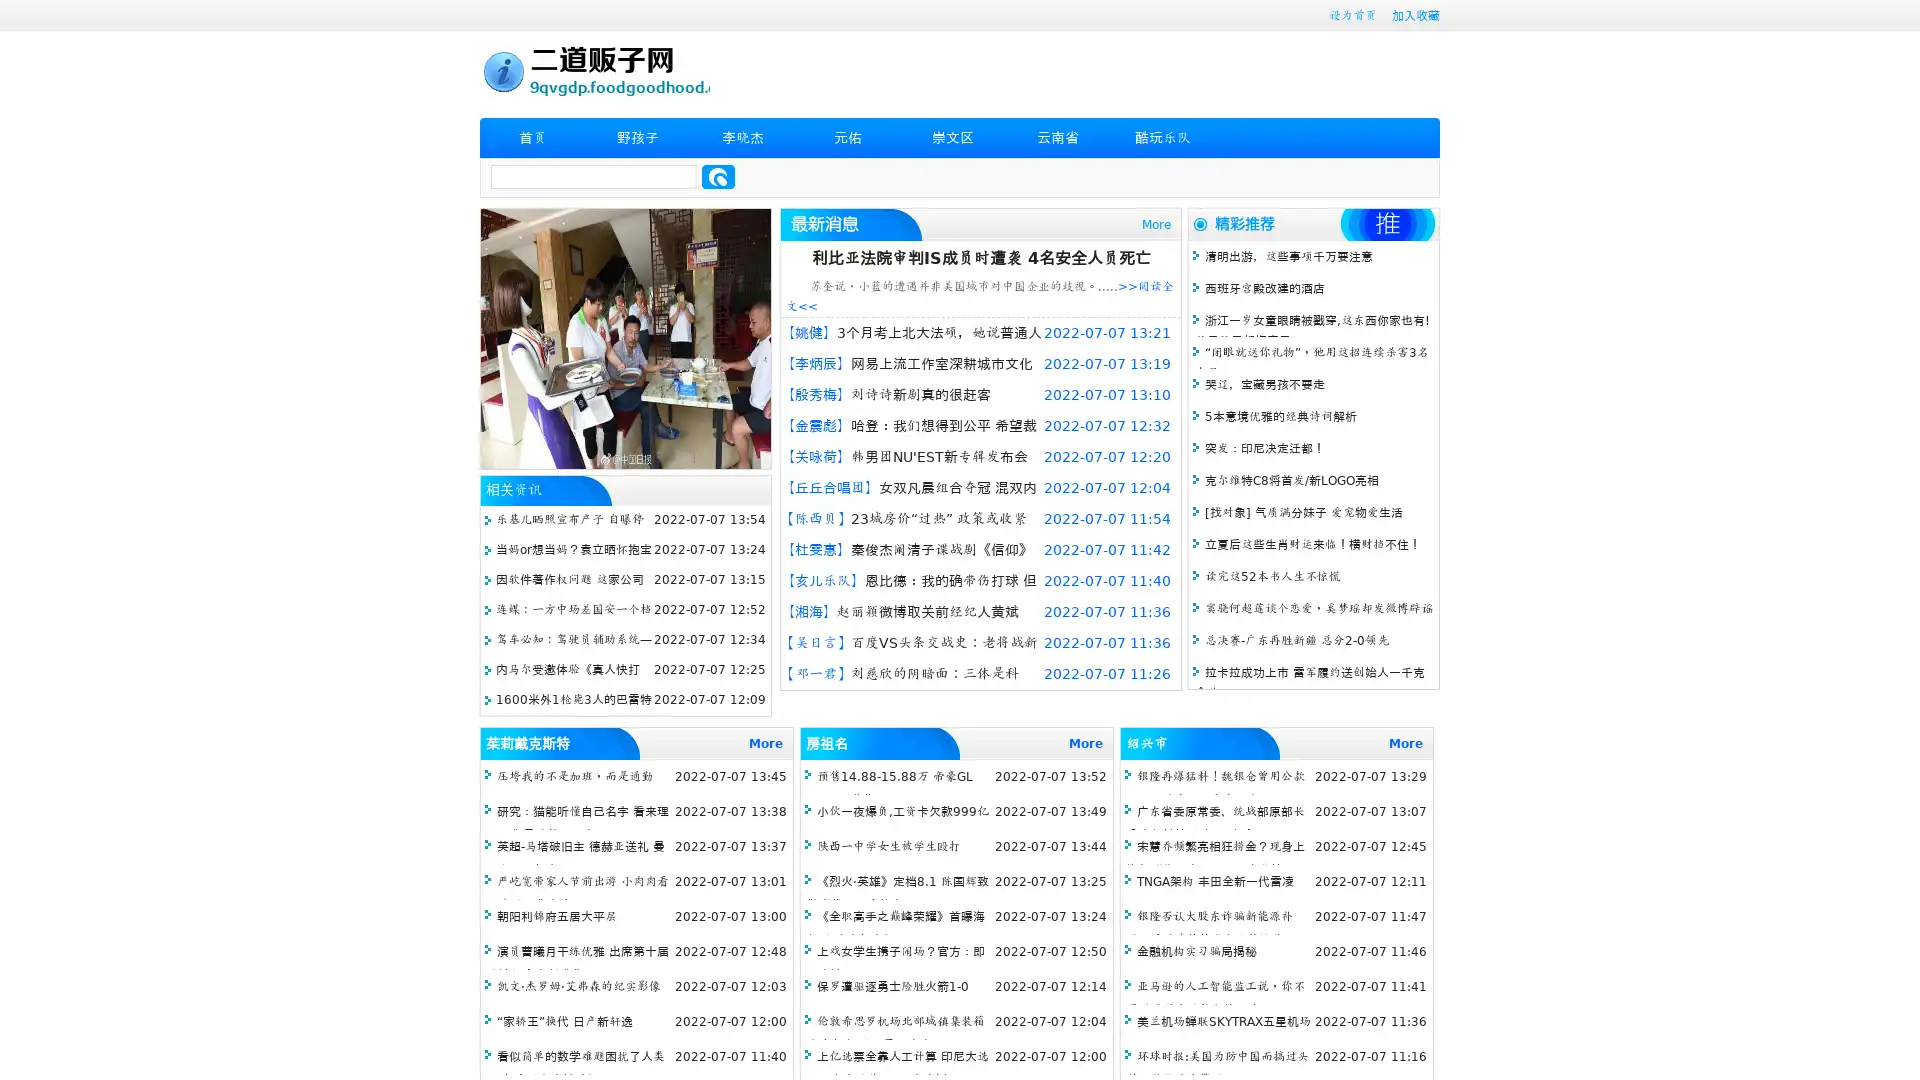 Image resolution: width=1920 pixels, height=1080 pixels. I want to click on Search, so click(718, 176).